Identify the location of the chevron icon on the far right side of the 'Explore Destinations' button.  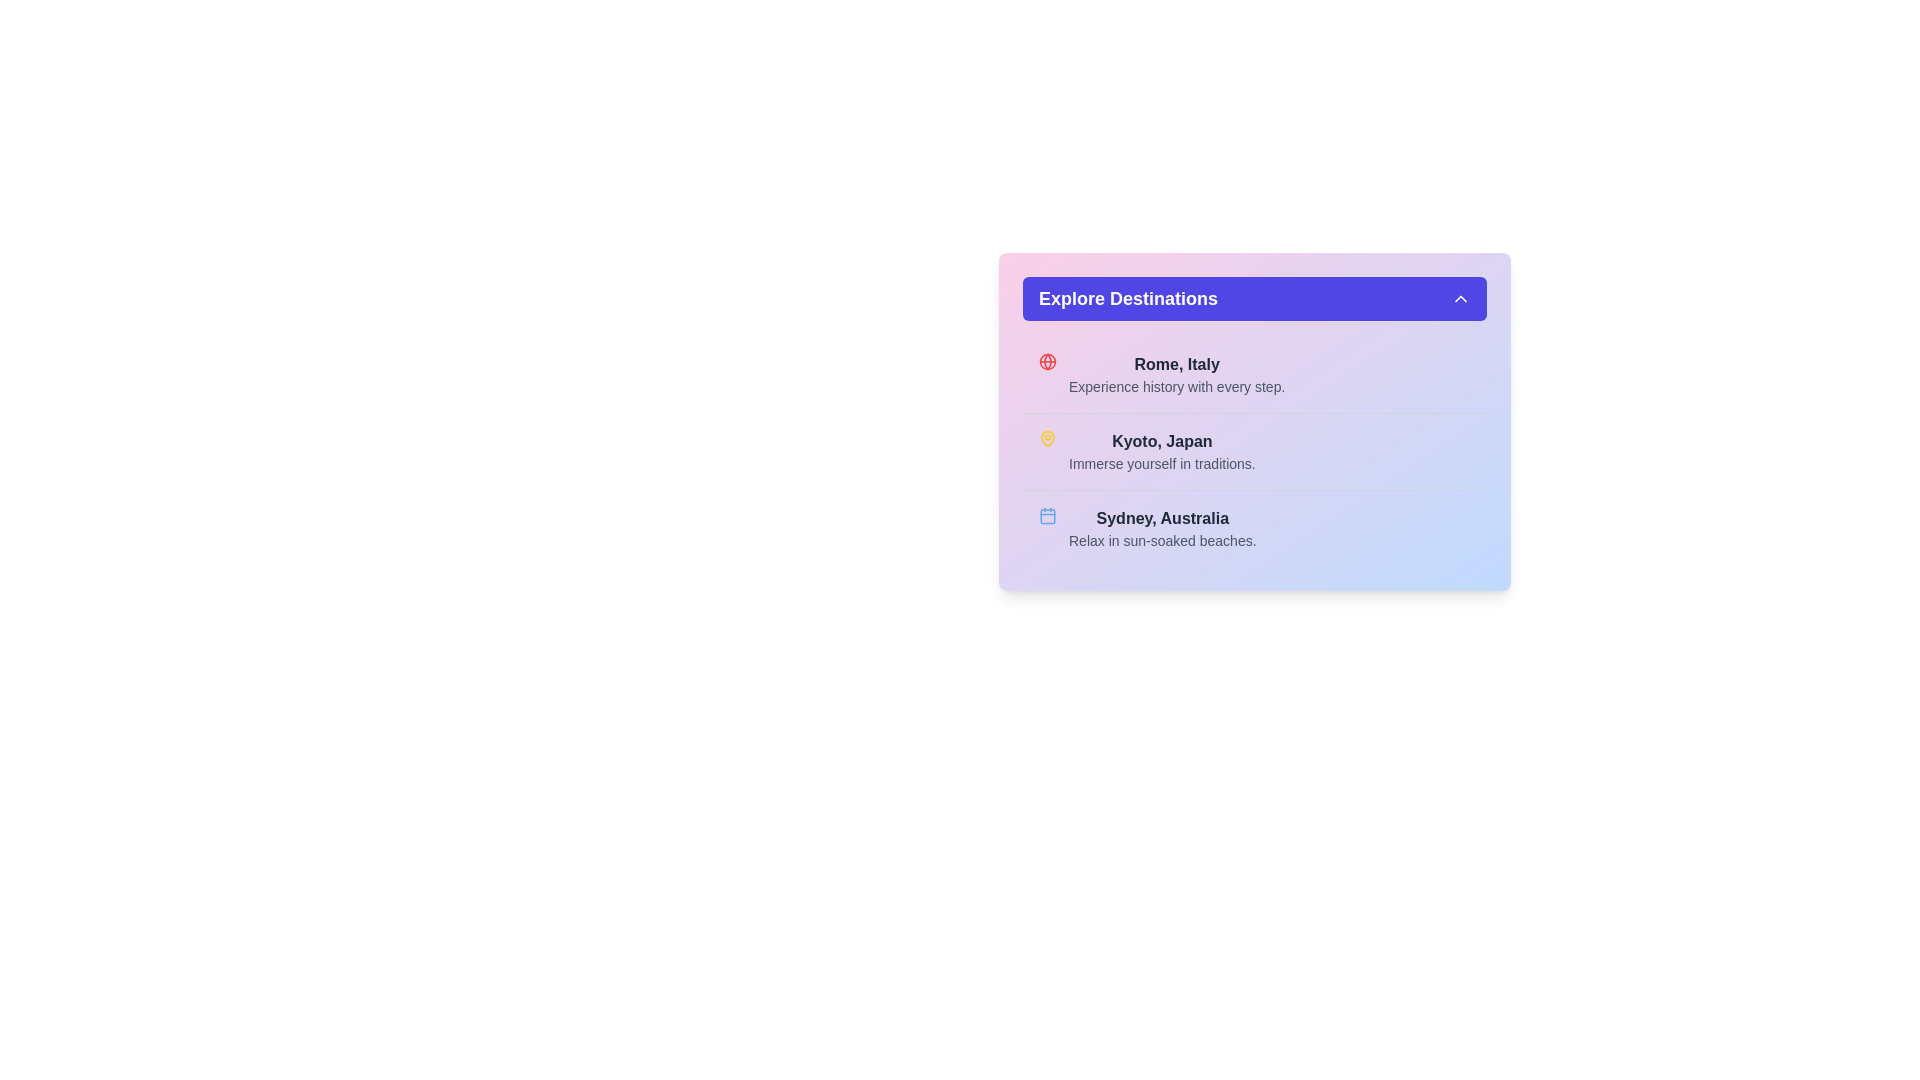
(1460, 299).